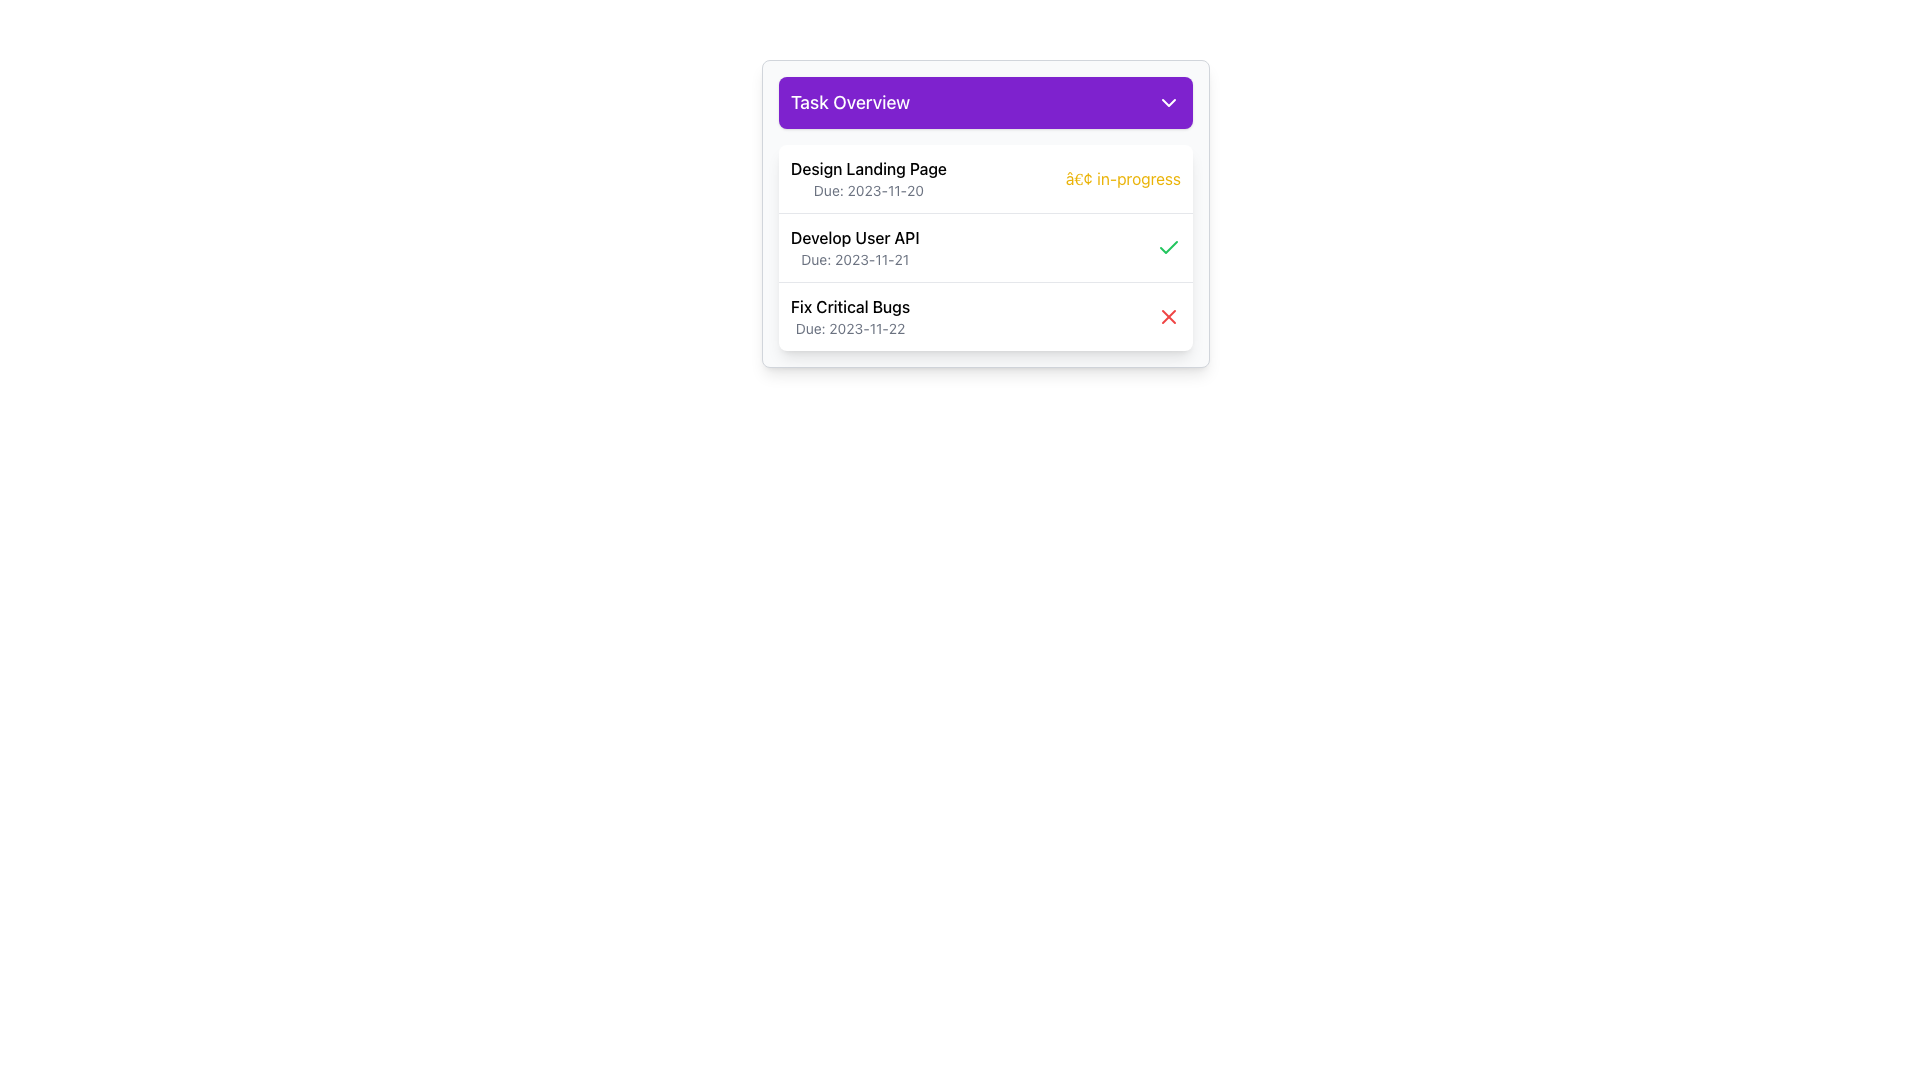 The width and height of the screenshot is (1920, 1080). What do you see at coordinates (850, 327) in the screenshot?
I see `deadline information displayed in the text label located under the task title in the 'Fix Critical Bugs' section of the Task Overview panel` at bounding box center [850, 327].